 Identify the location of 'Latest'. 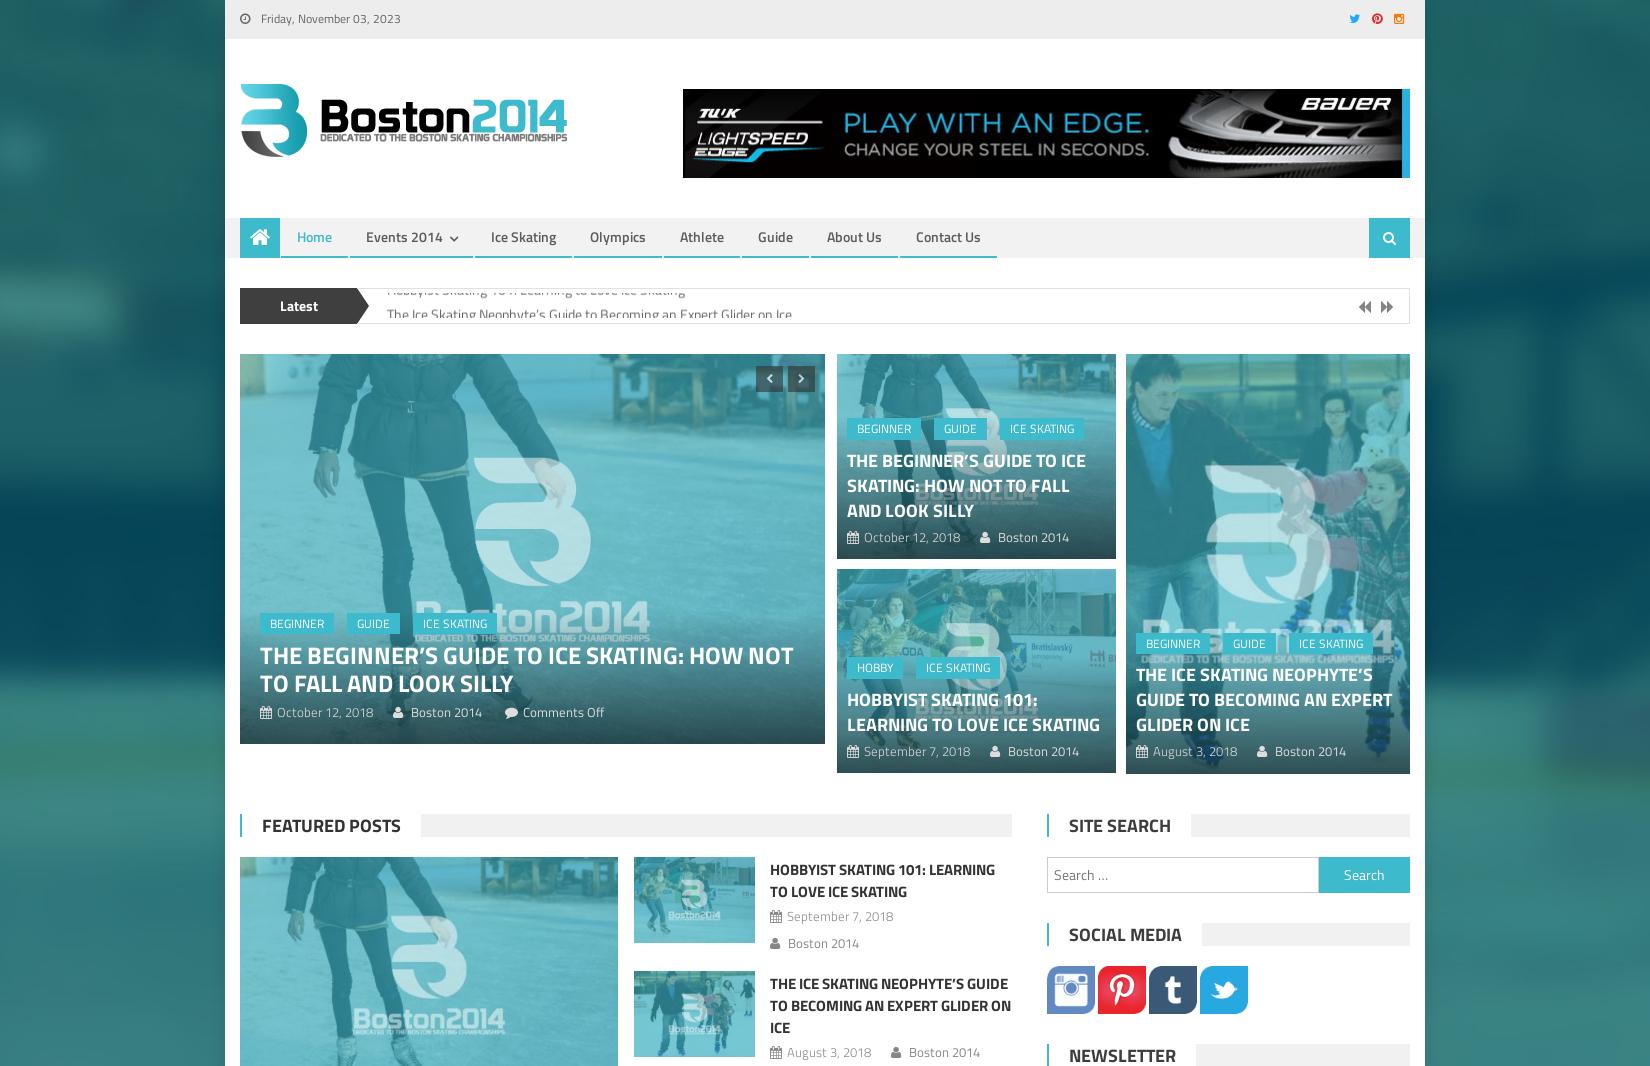
(279, 305).